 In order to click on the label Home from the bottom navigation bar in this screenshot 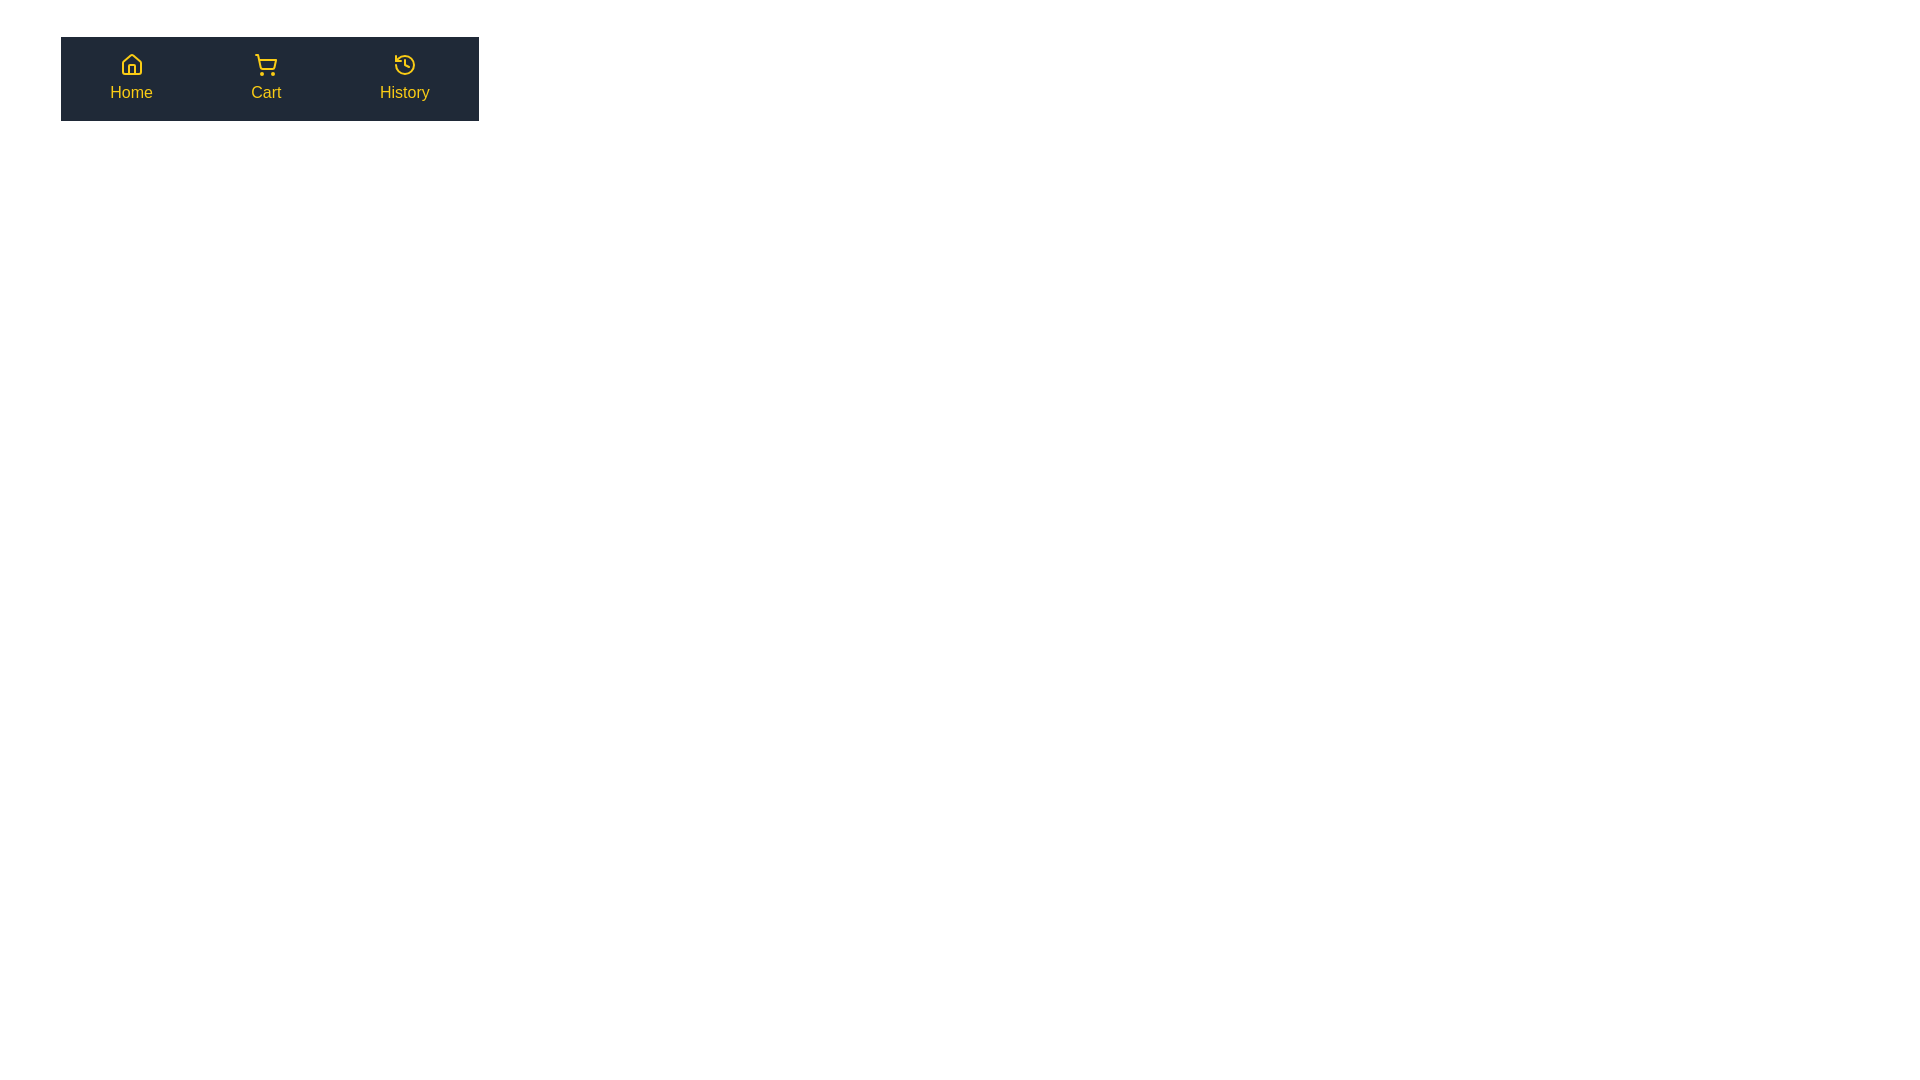, I will do `click(130, 92)`.